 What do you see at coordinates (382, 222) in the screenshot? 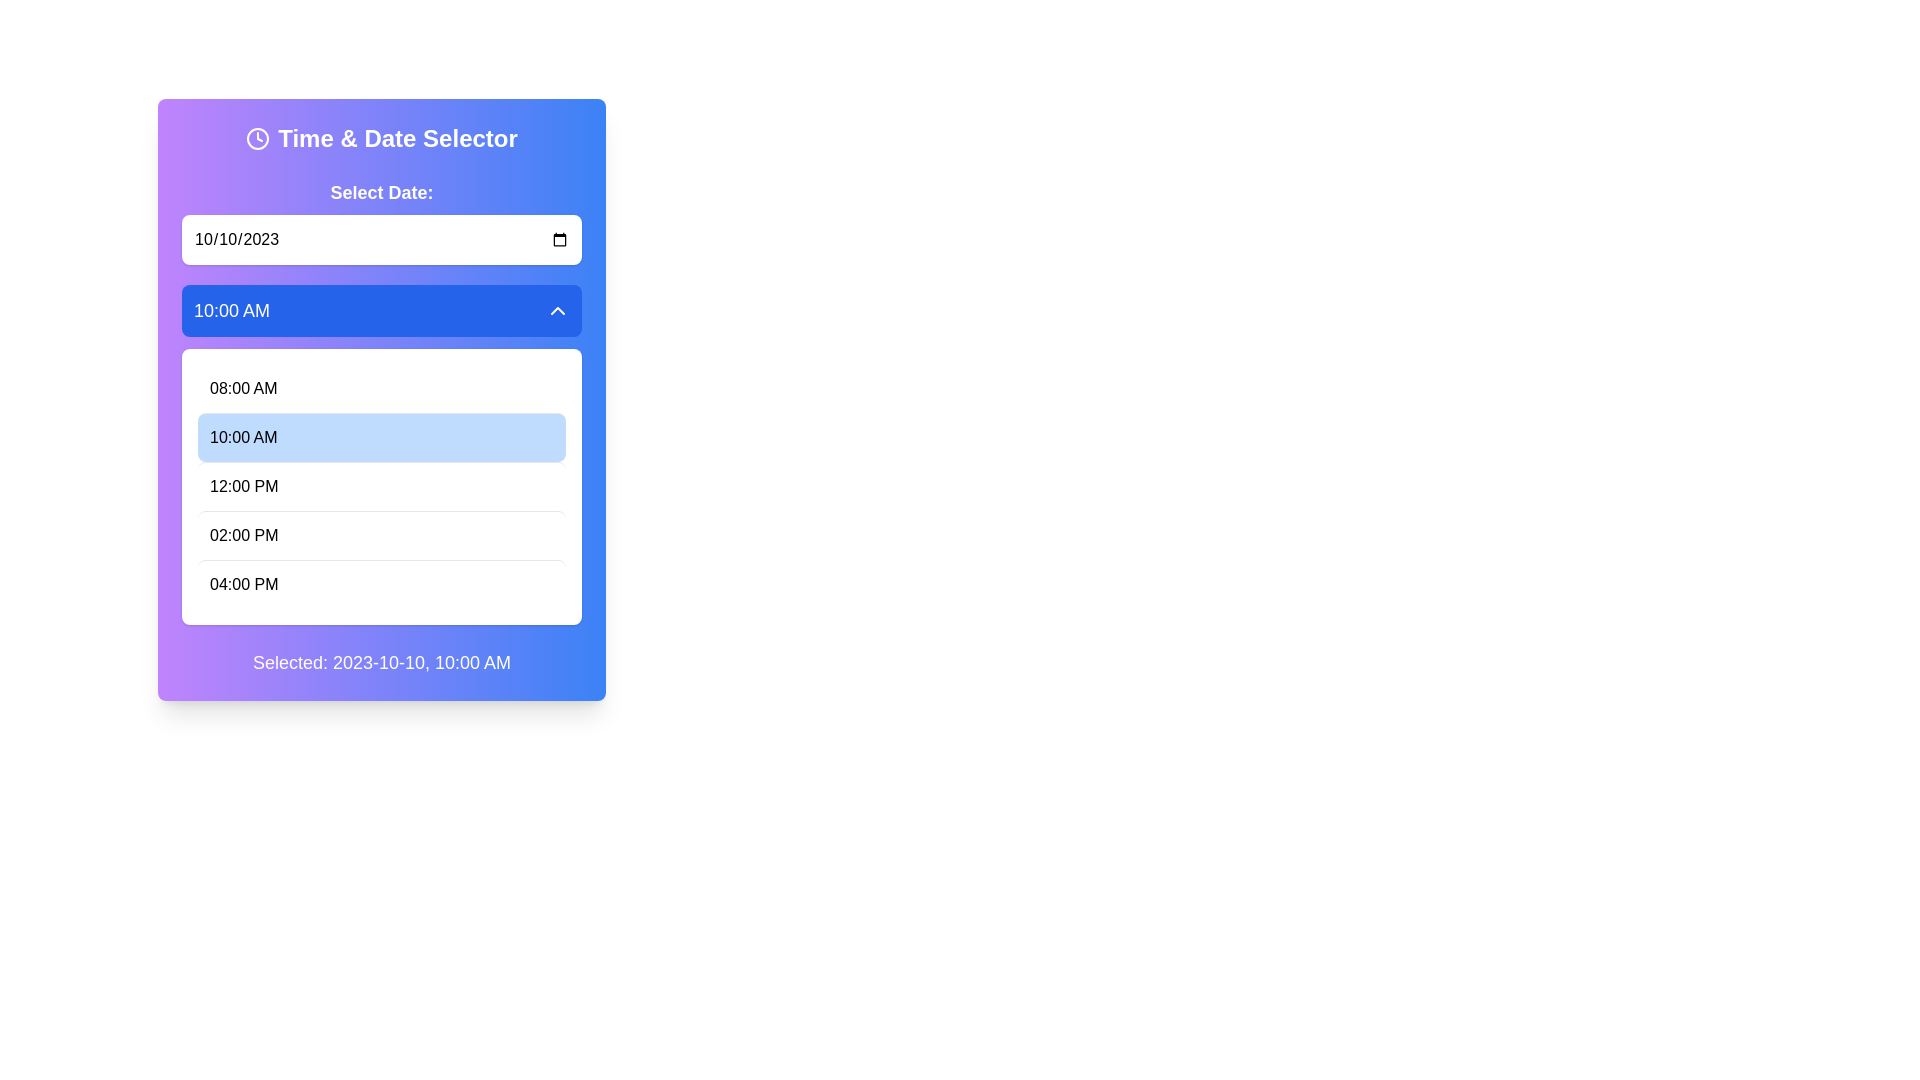
I see `the labeled date input field below the title 'Time & Date Selector'` at bounding box center [382, 222].